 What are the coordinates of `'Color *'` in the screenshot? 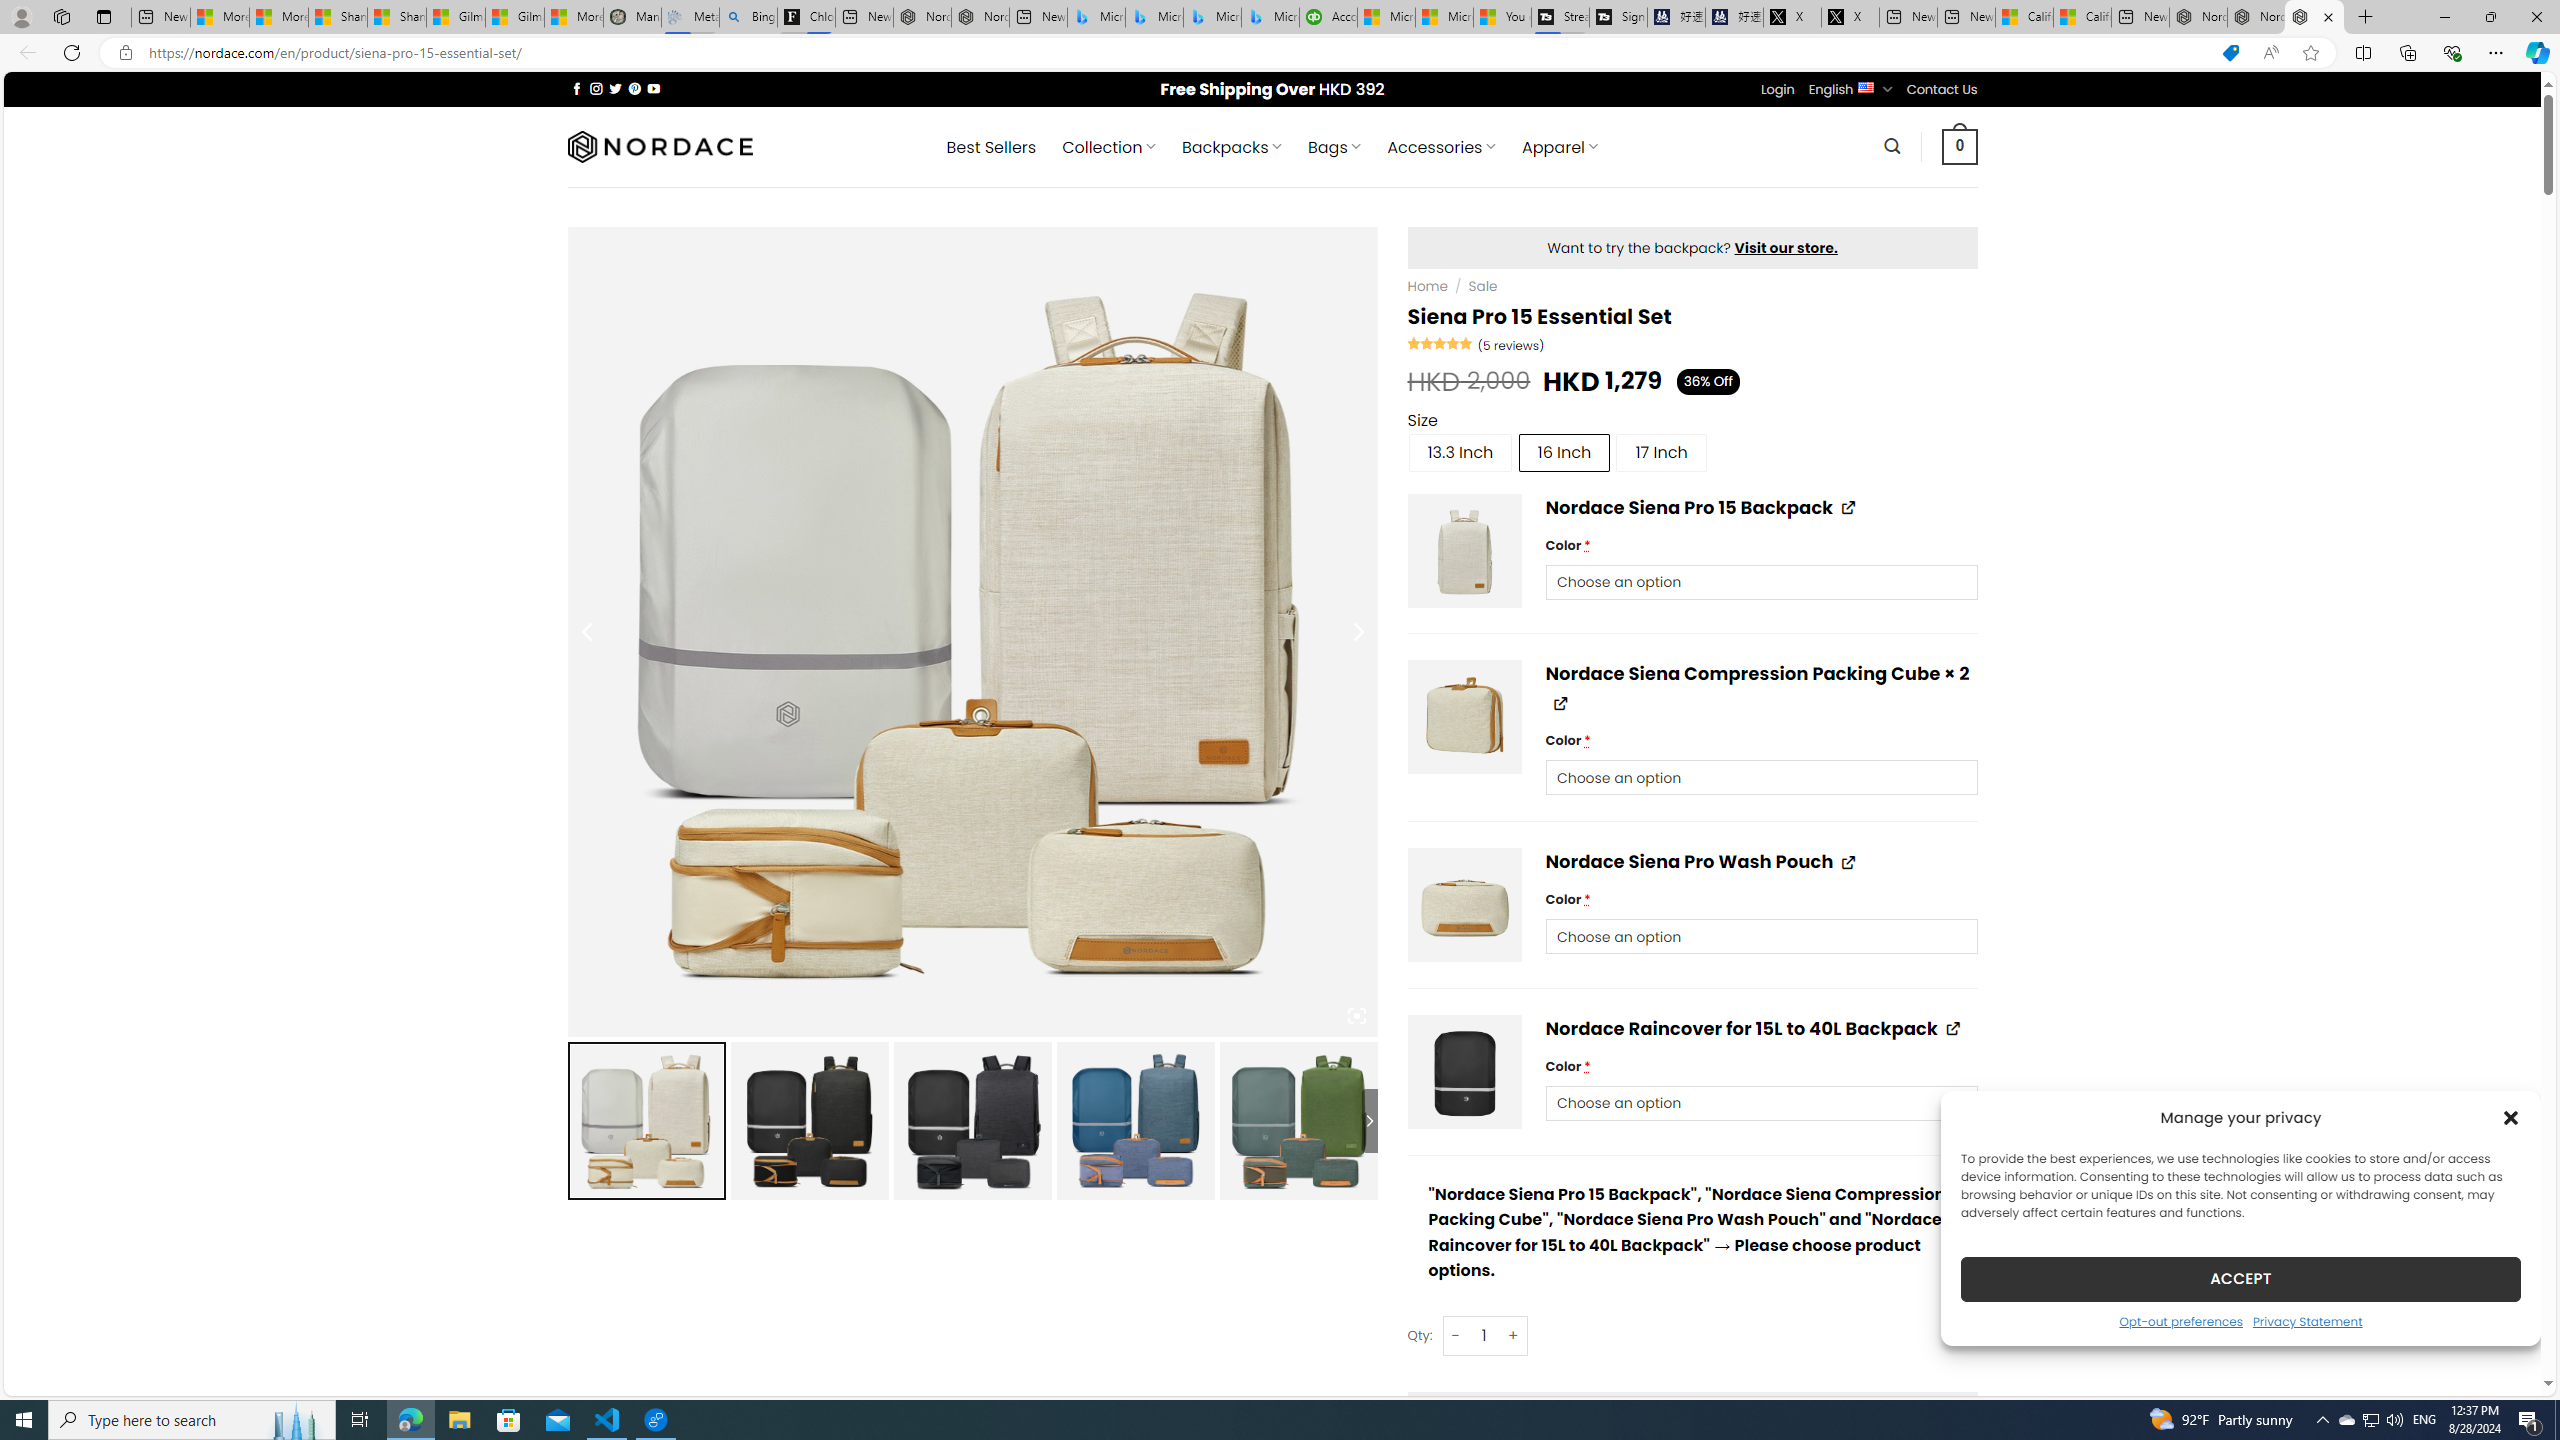 It's located at (1761, 1102).